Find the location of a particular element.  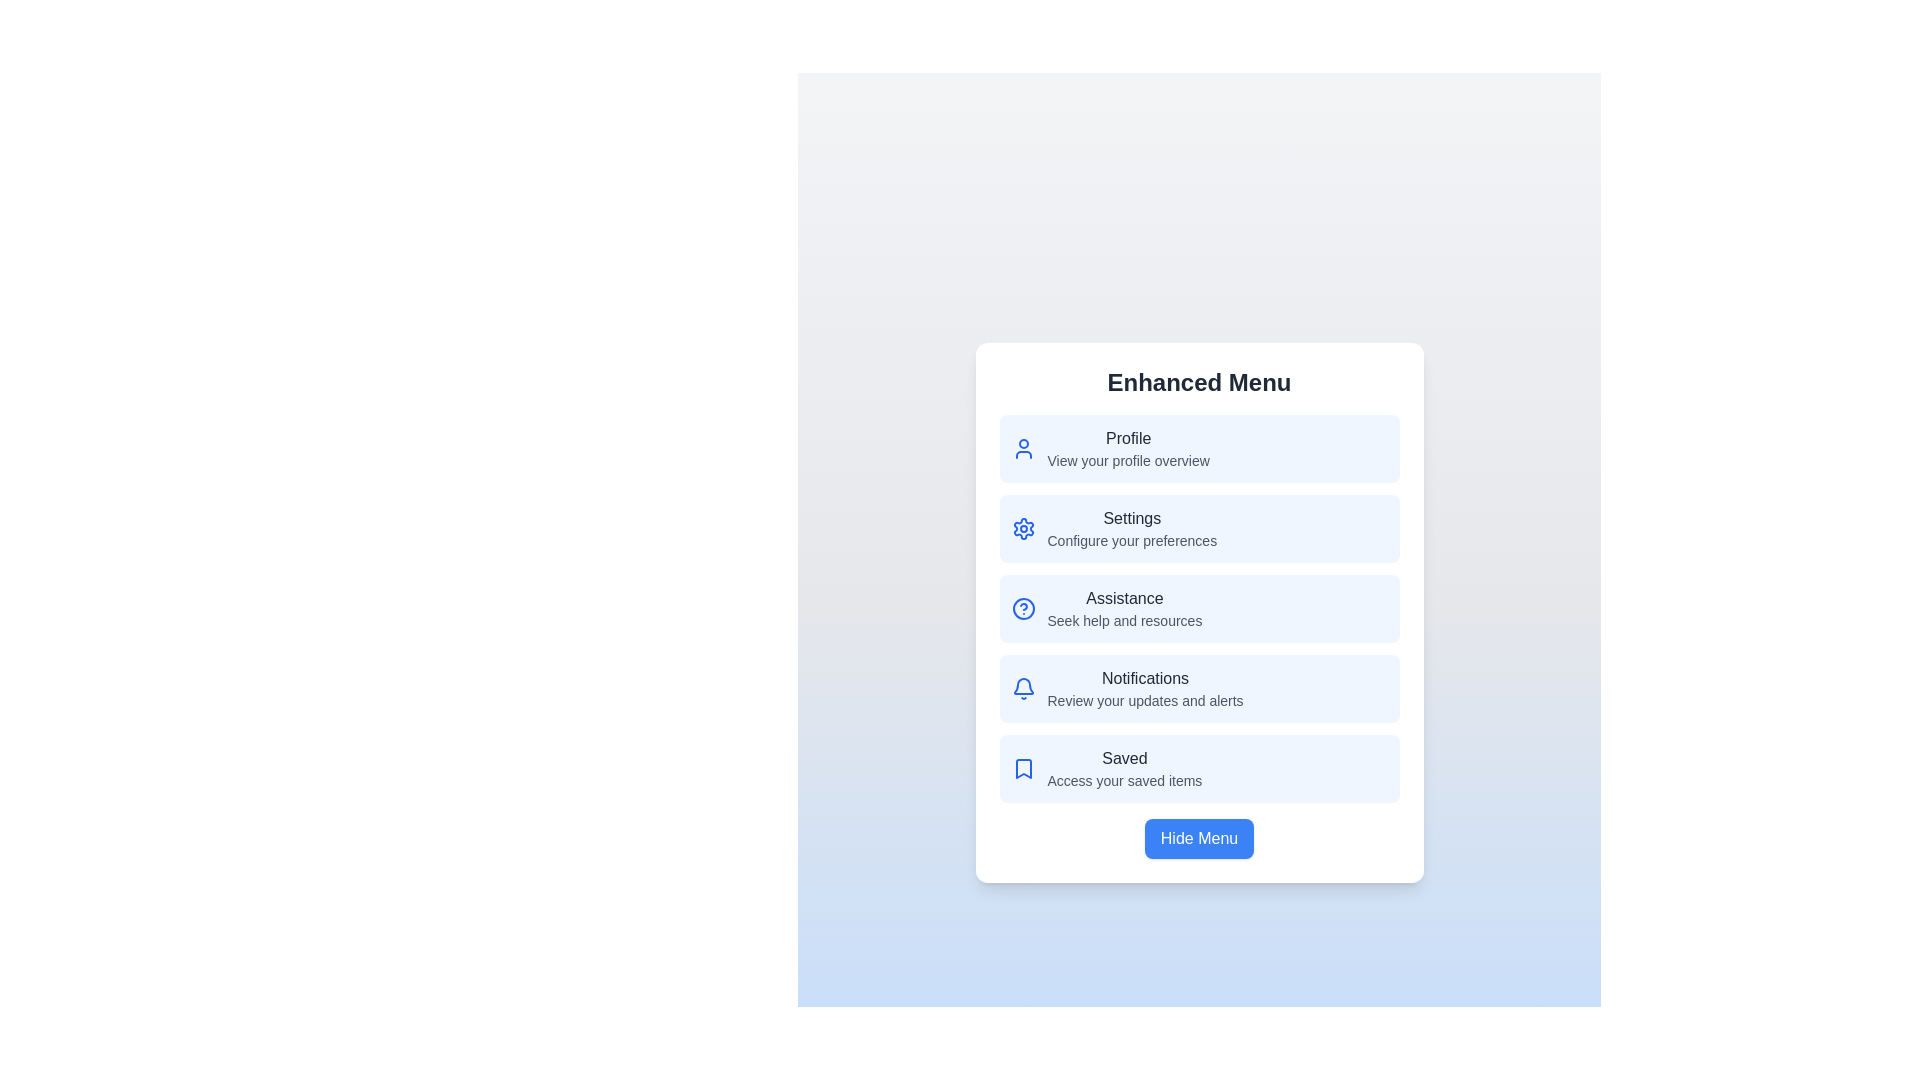

the menu item labeled Assistance to see its hover effect is located at coordinates (1199, 608).